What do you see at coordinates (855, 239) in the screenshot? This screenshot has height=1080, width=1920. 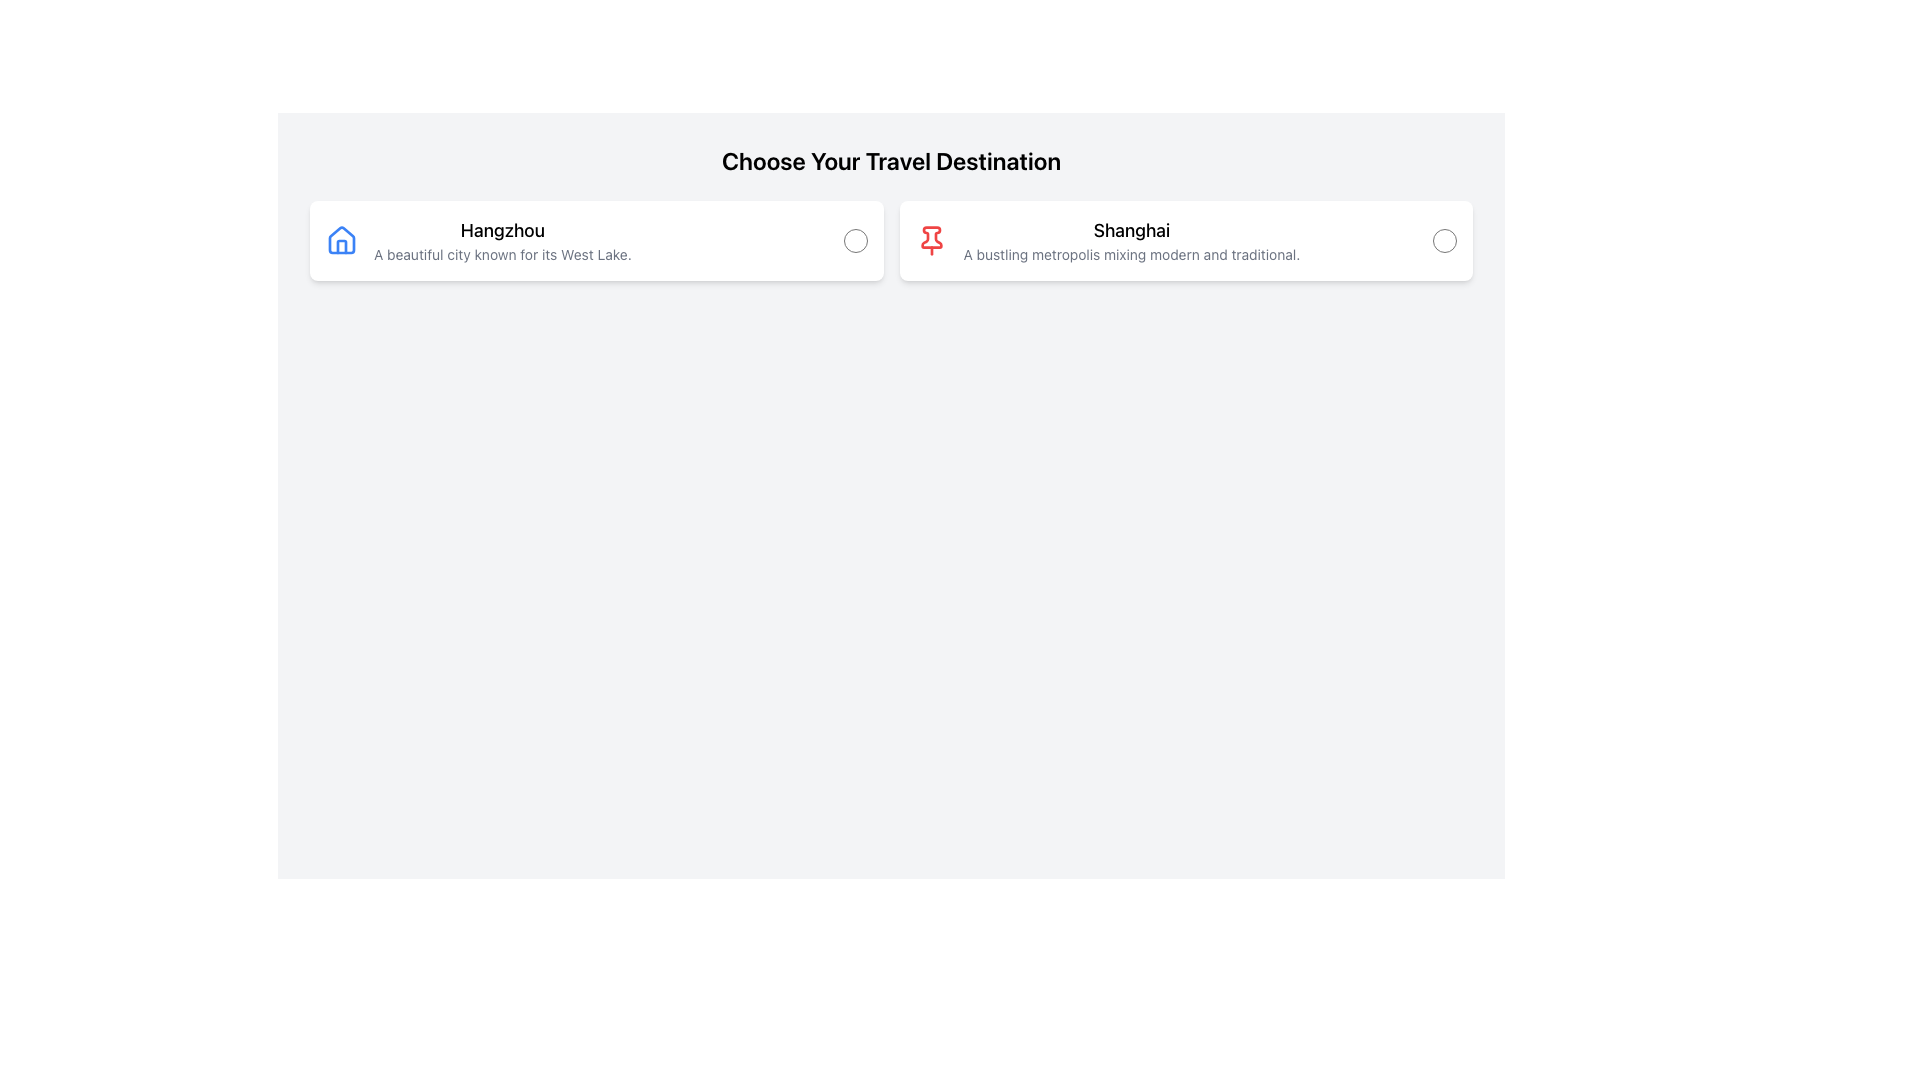 I see `the circular blue radio button located to the right of the text block describing 'Hangzhou'` at bounding box center [855, 239].